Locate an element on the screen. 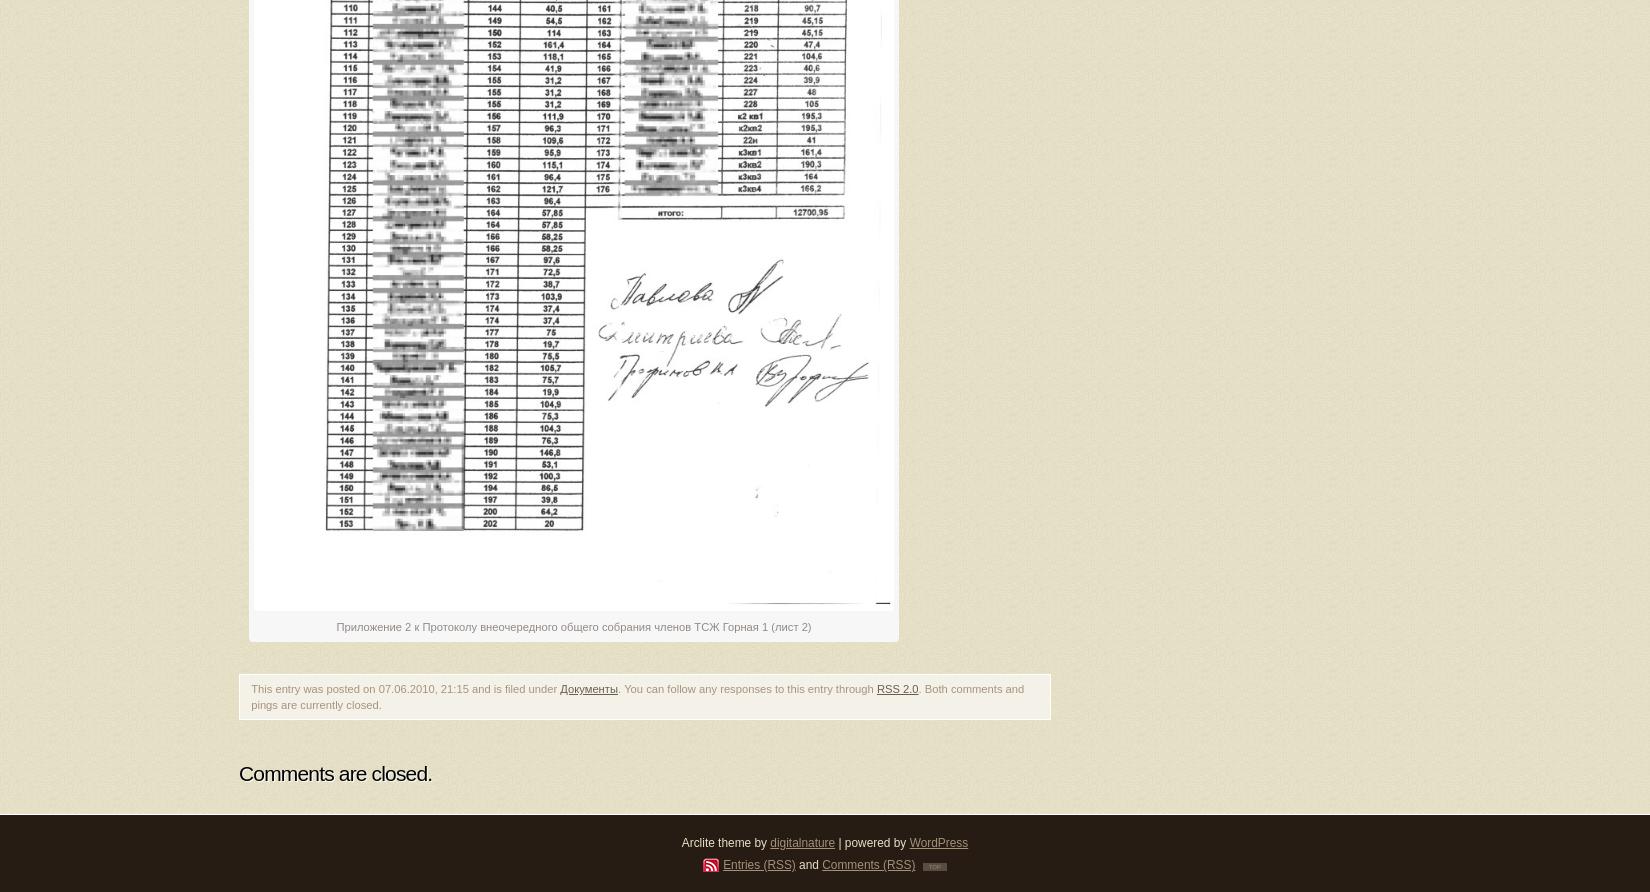 The image size is (1650, 892). 'Entries (RSS)' is located at coordinates (758, 863).